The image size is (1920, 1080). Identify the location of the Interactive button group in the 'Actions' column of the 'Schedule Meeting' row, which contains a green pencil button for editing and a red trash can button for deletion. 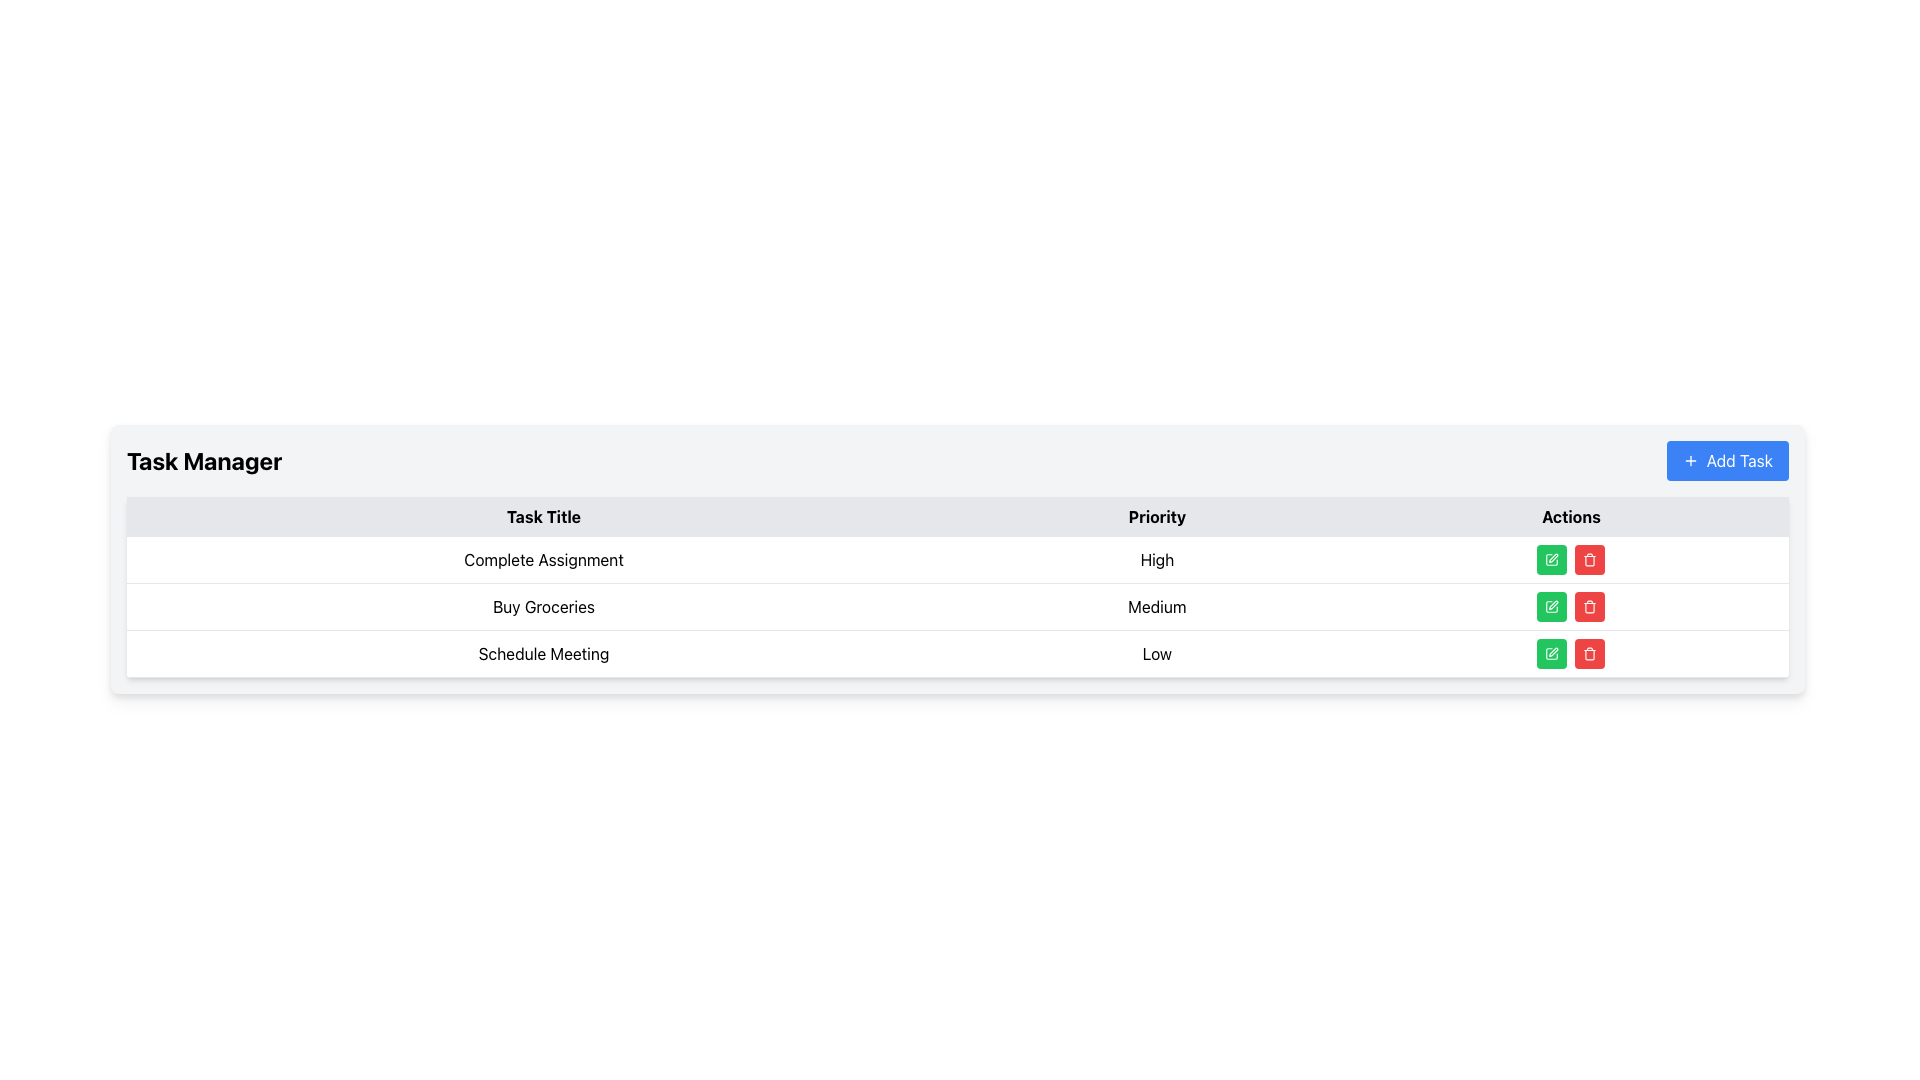
(1570, 654).